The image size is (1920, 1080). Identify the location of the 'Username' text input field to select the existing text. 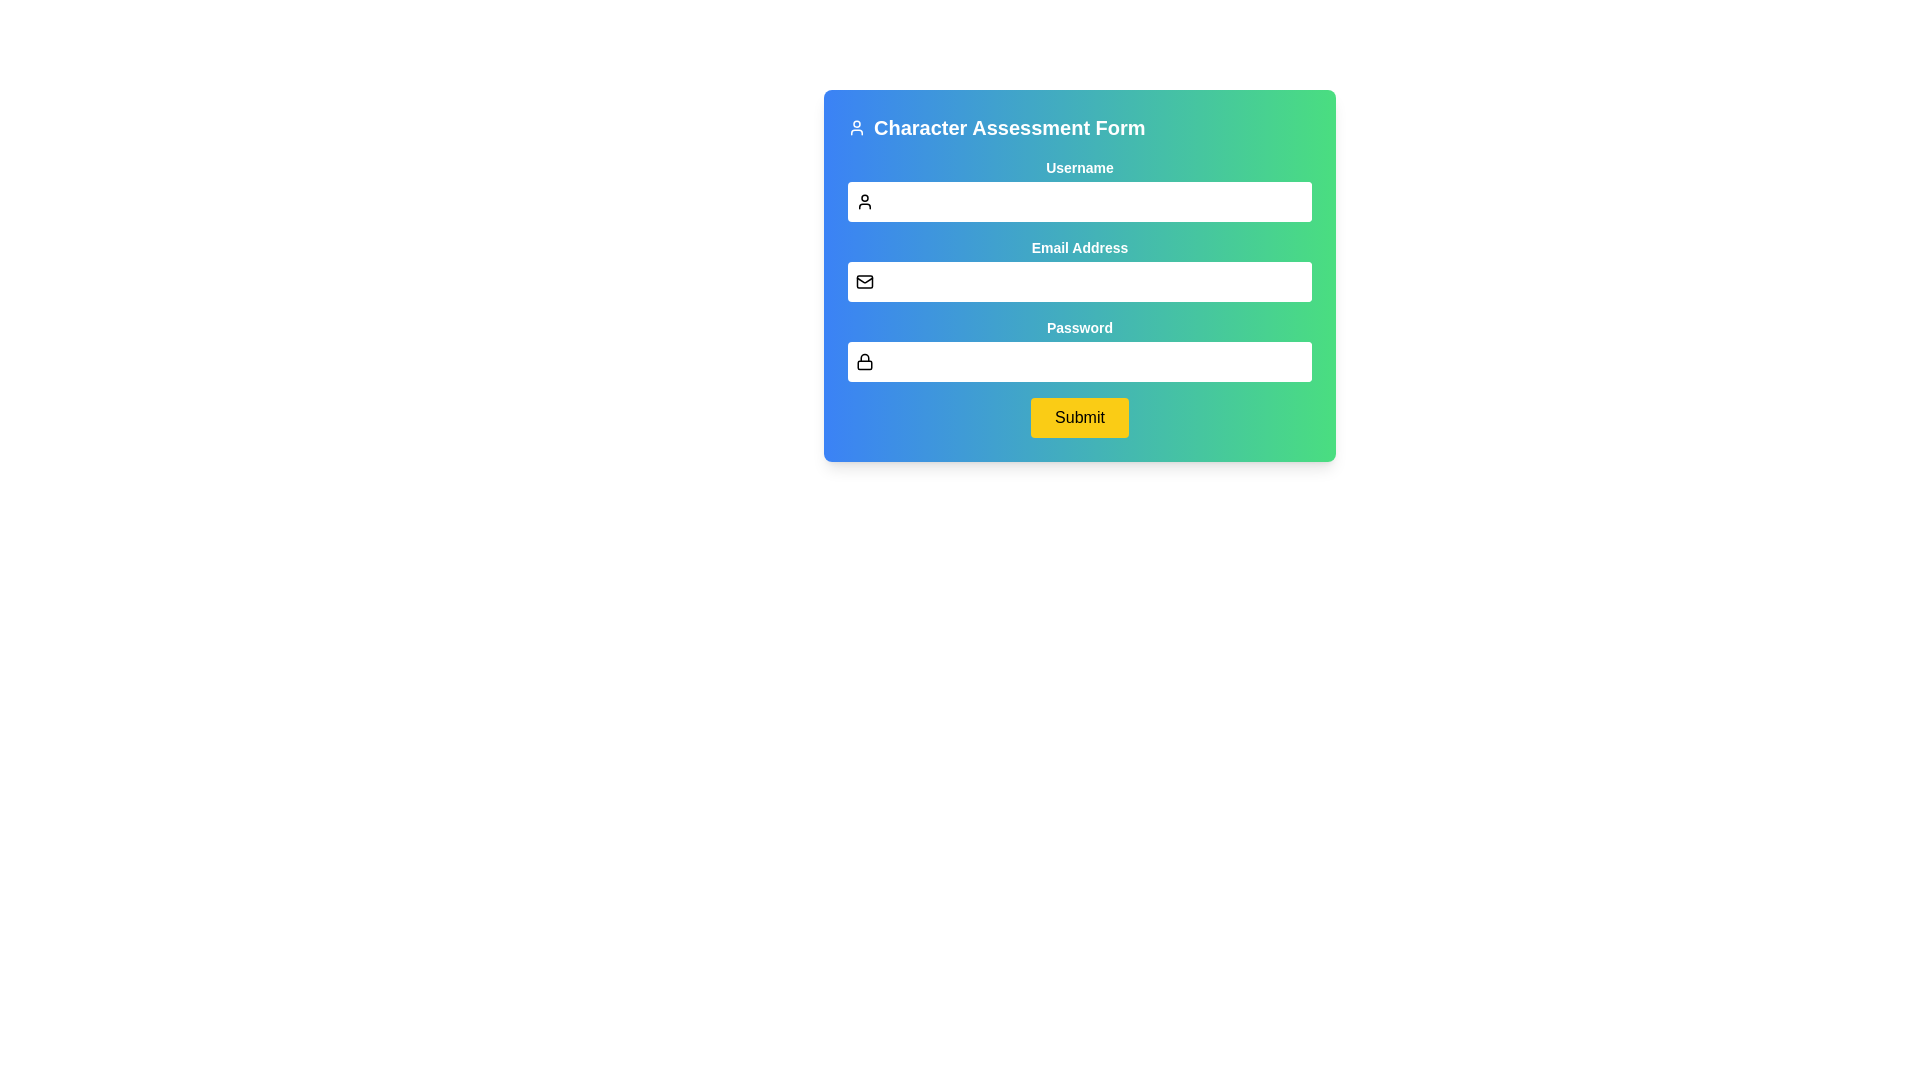
(1079, 189).